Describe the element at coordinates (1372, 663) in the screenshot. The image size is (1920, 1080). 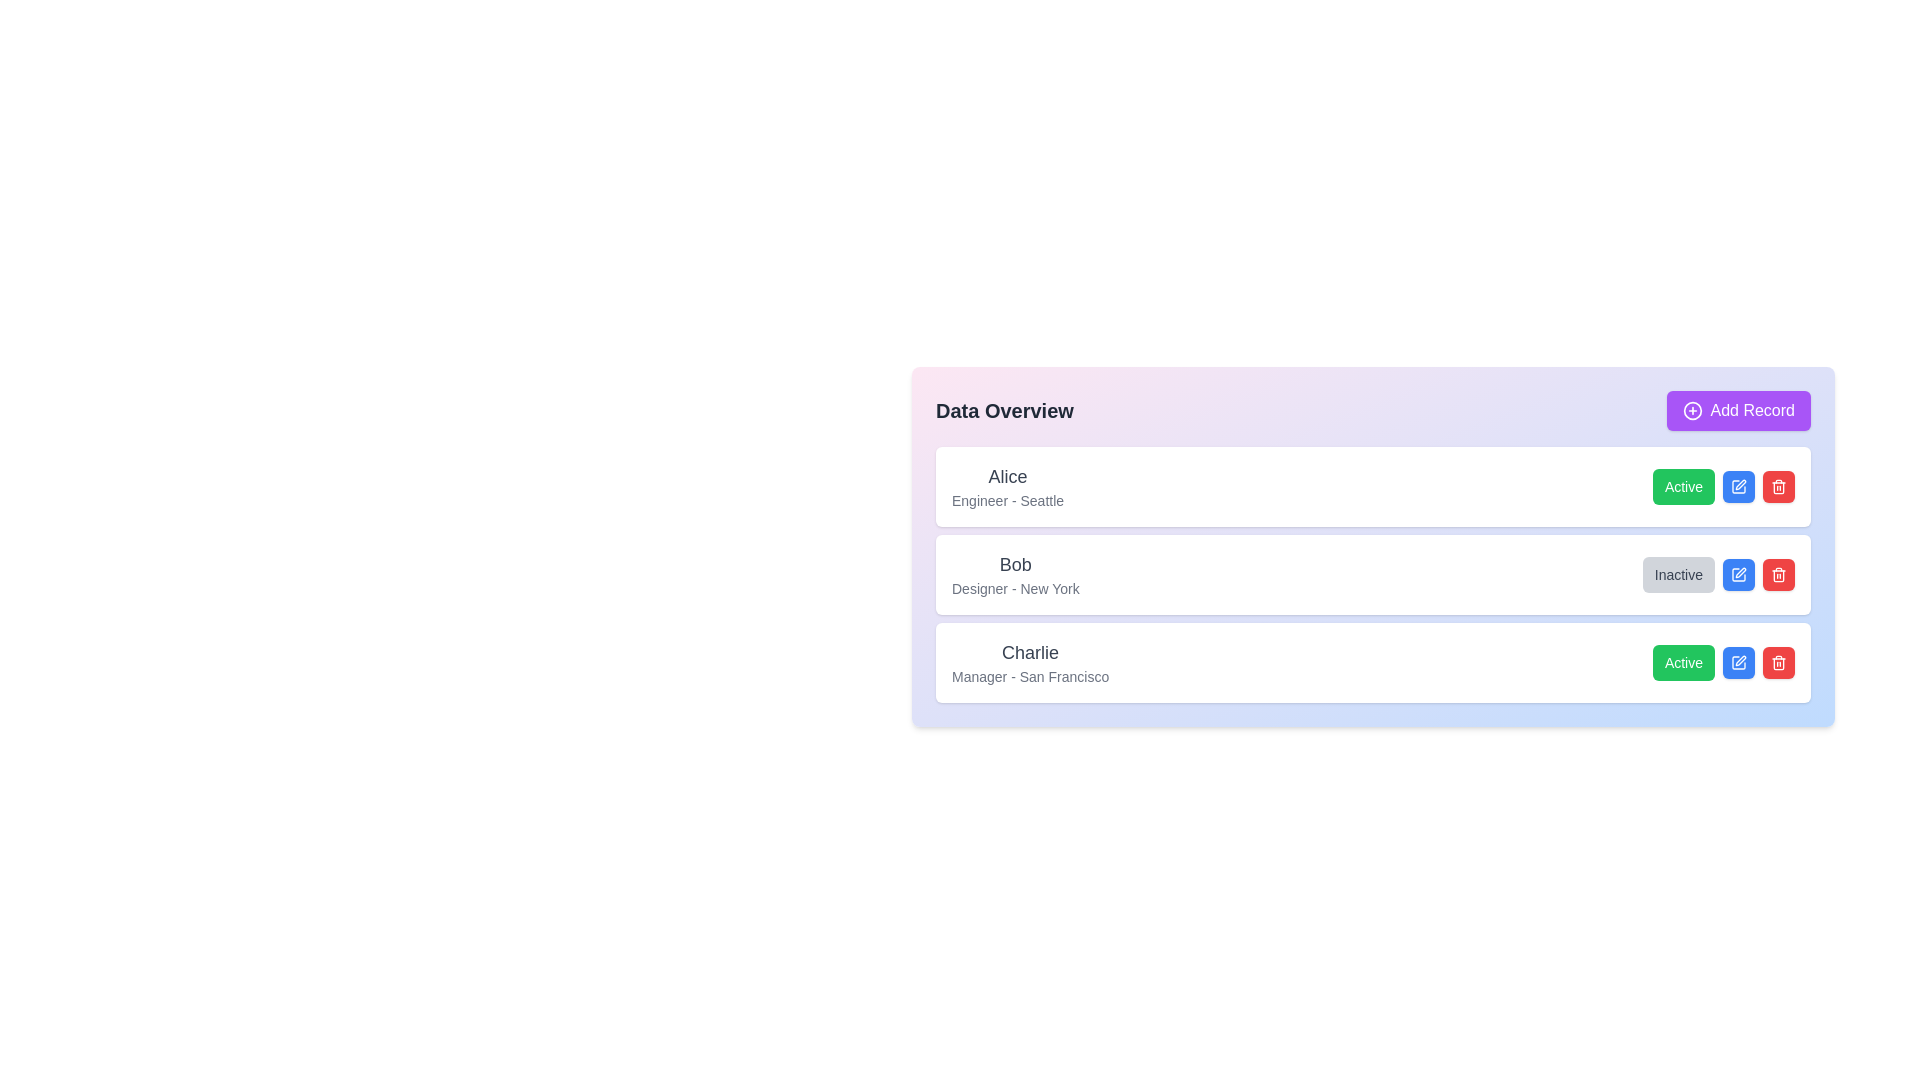
I see `the card displaying 'Charlie', who is a 'Manager - San Francisco' with status 'Active', positioned as the third item in a vertical list of similar cards` at that location.